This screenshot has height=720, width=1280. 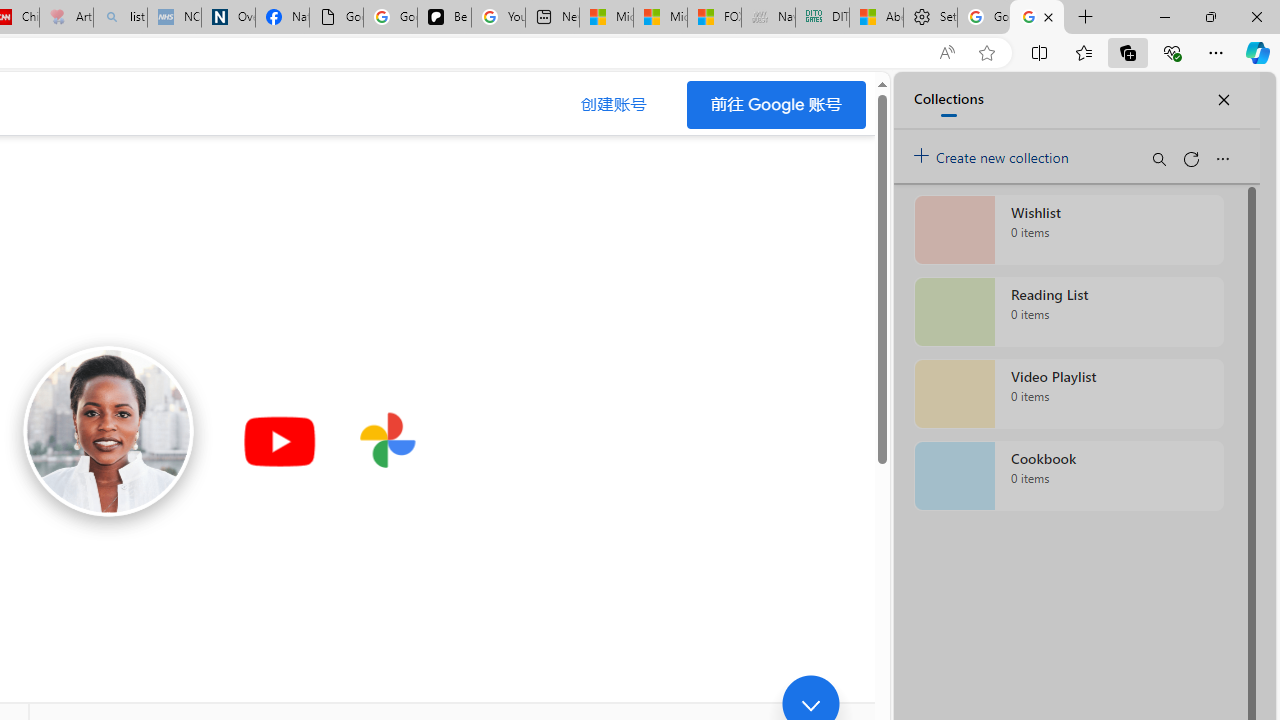 What do you see at coordinates (714, 17) in the screenshot?
I see `'FOX News - MSN'` at bounding box center [714, 17].